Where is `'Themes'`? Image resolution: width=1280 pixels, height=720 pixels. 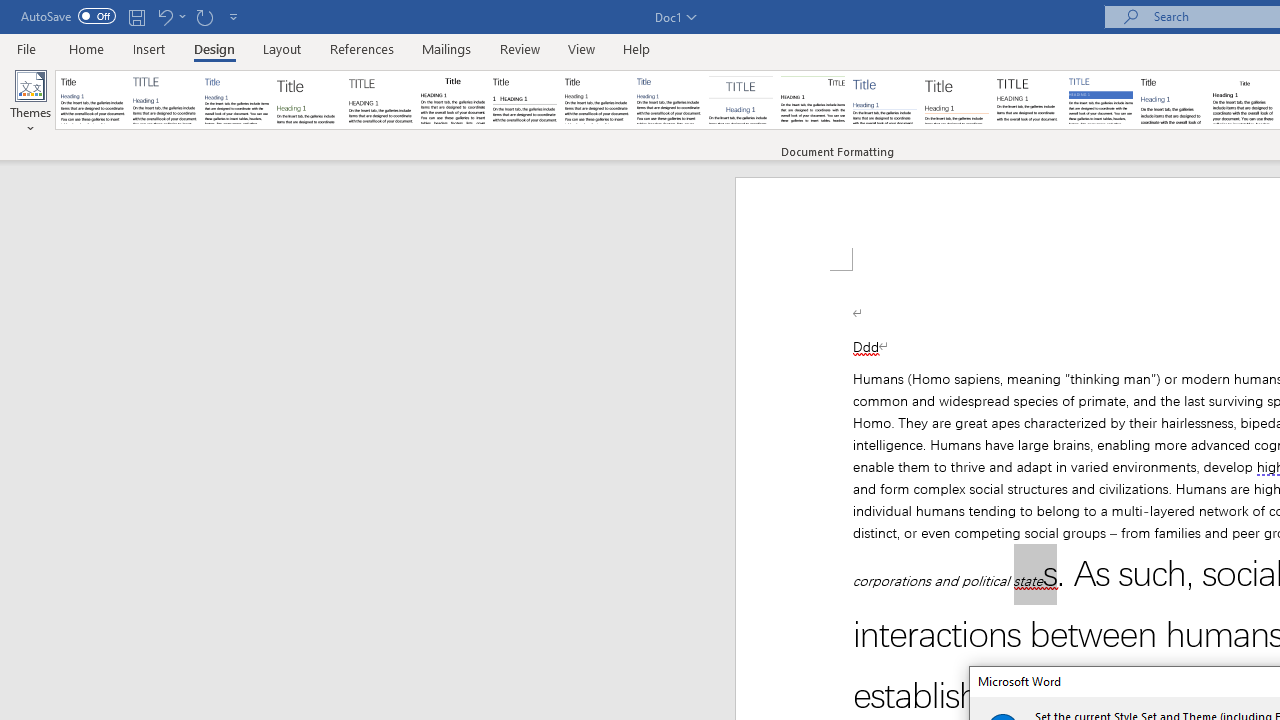 'Themes' is located at coordinates (30, 103).